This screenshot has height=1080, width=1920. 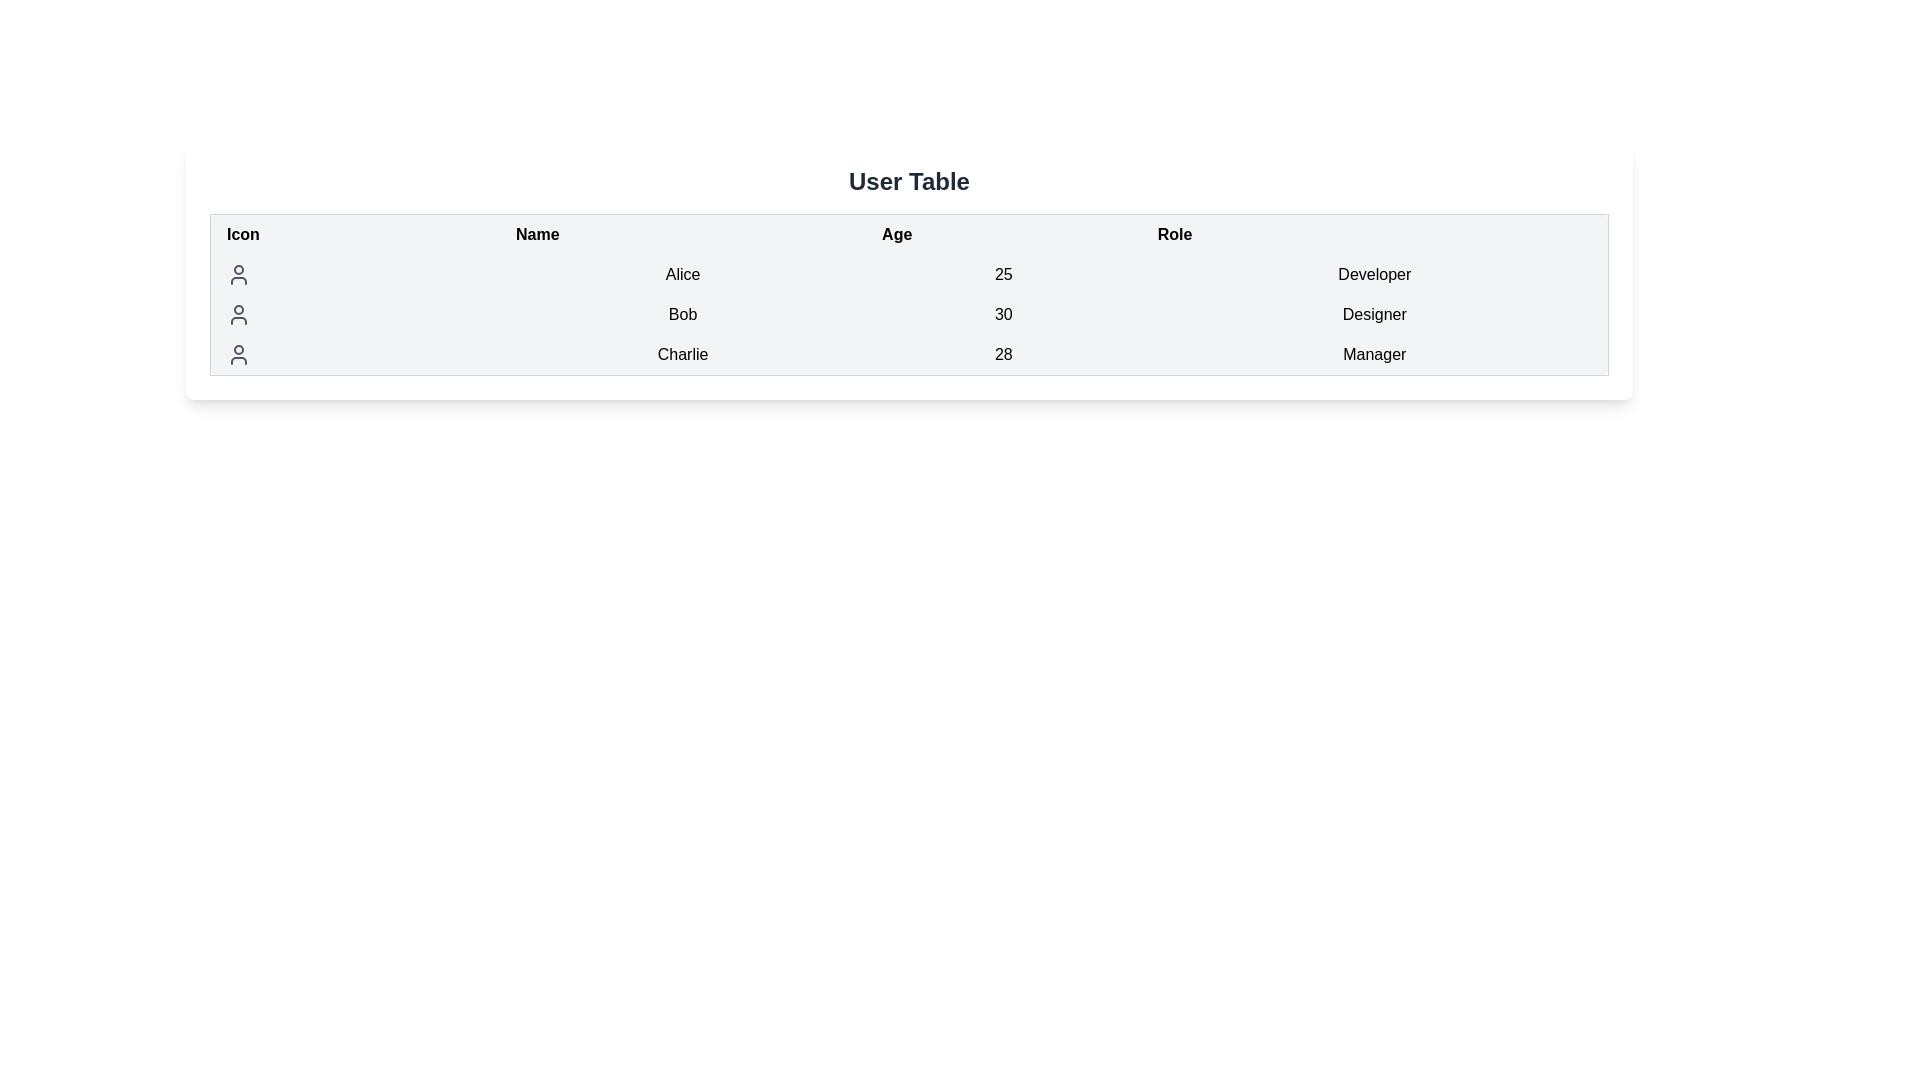 What do you see at coordinates (239, 274) in the screenshot?
I see `the user silhouette icon, which is styled in gray and located in the 'Icon' column of the first row in the user table interface` at bounding box center [239, 274].